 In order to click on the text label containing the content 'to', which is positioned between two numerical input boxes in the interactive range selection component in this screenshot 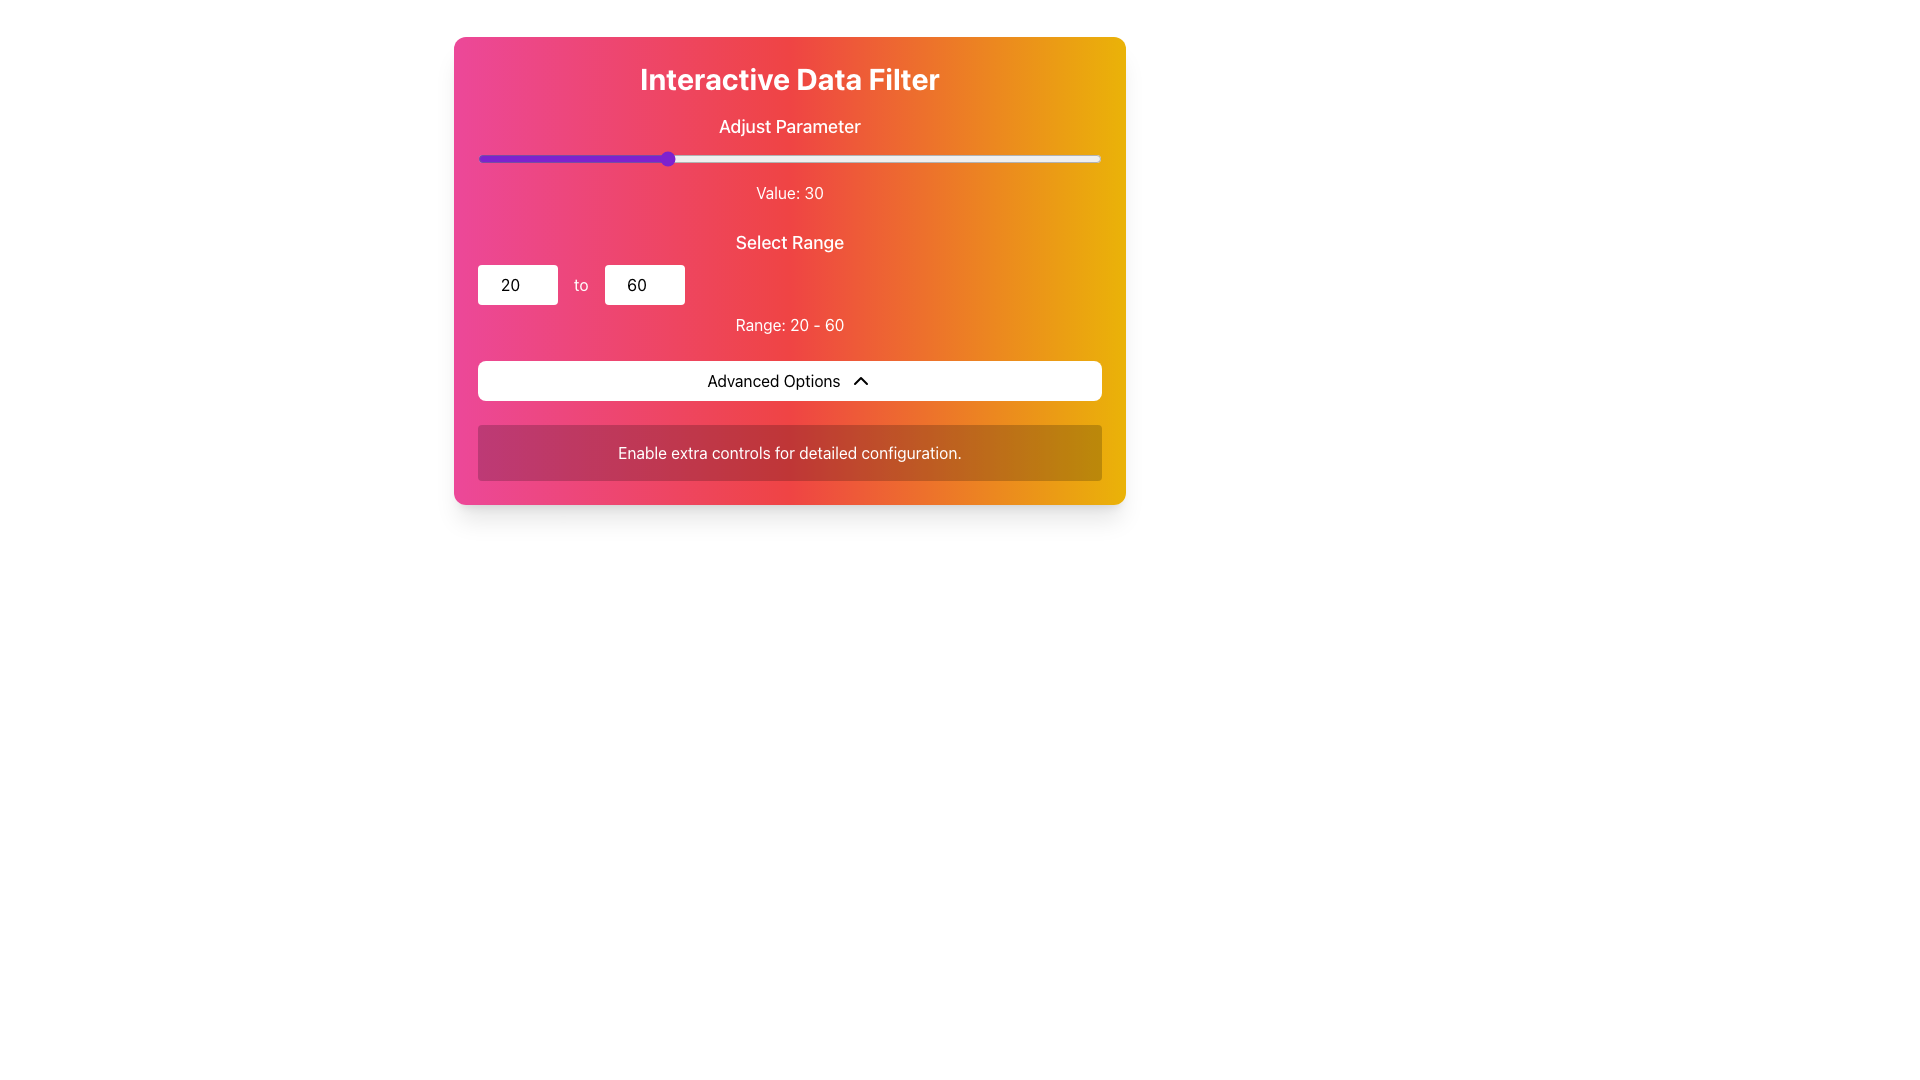, I will do `click(580, 285)`.